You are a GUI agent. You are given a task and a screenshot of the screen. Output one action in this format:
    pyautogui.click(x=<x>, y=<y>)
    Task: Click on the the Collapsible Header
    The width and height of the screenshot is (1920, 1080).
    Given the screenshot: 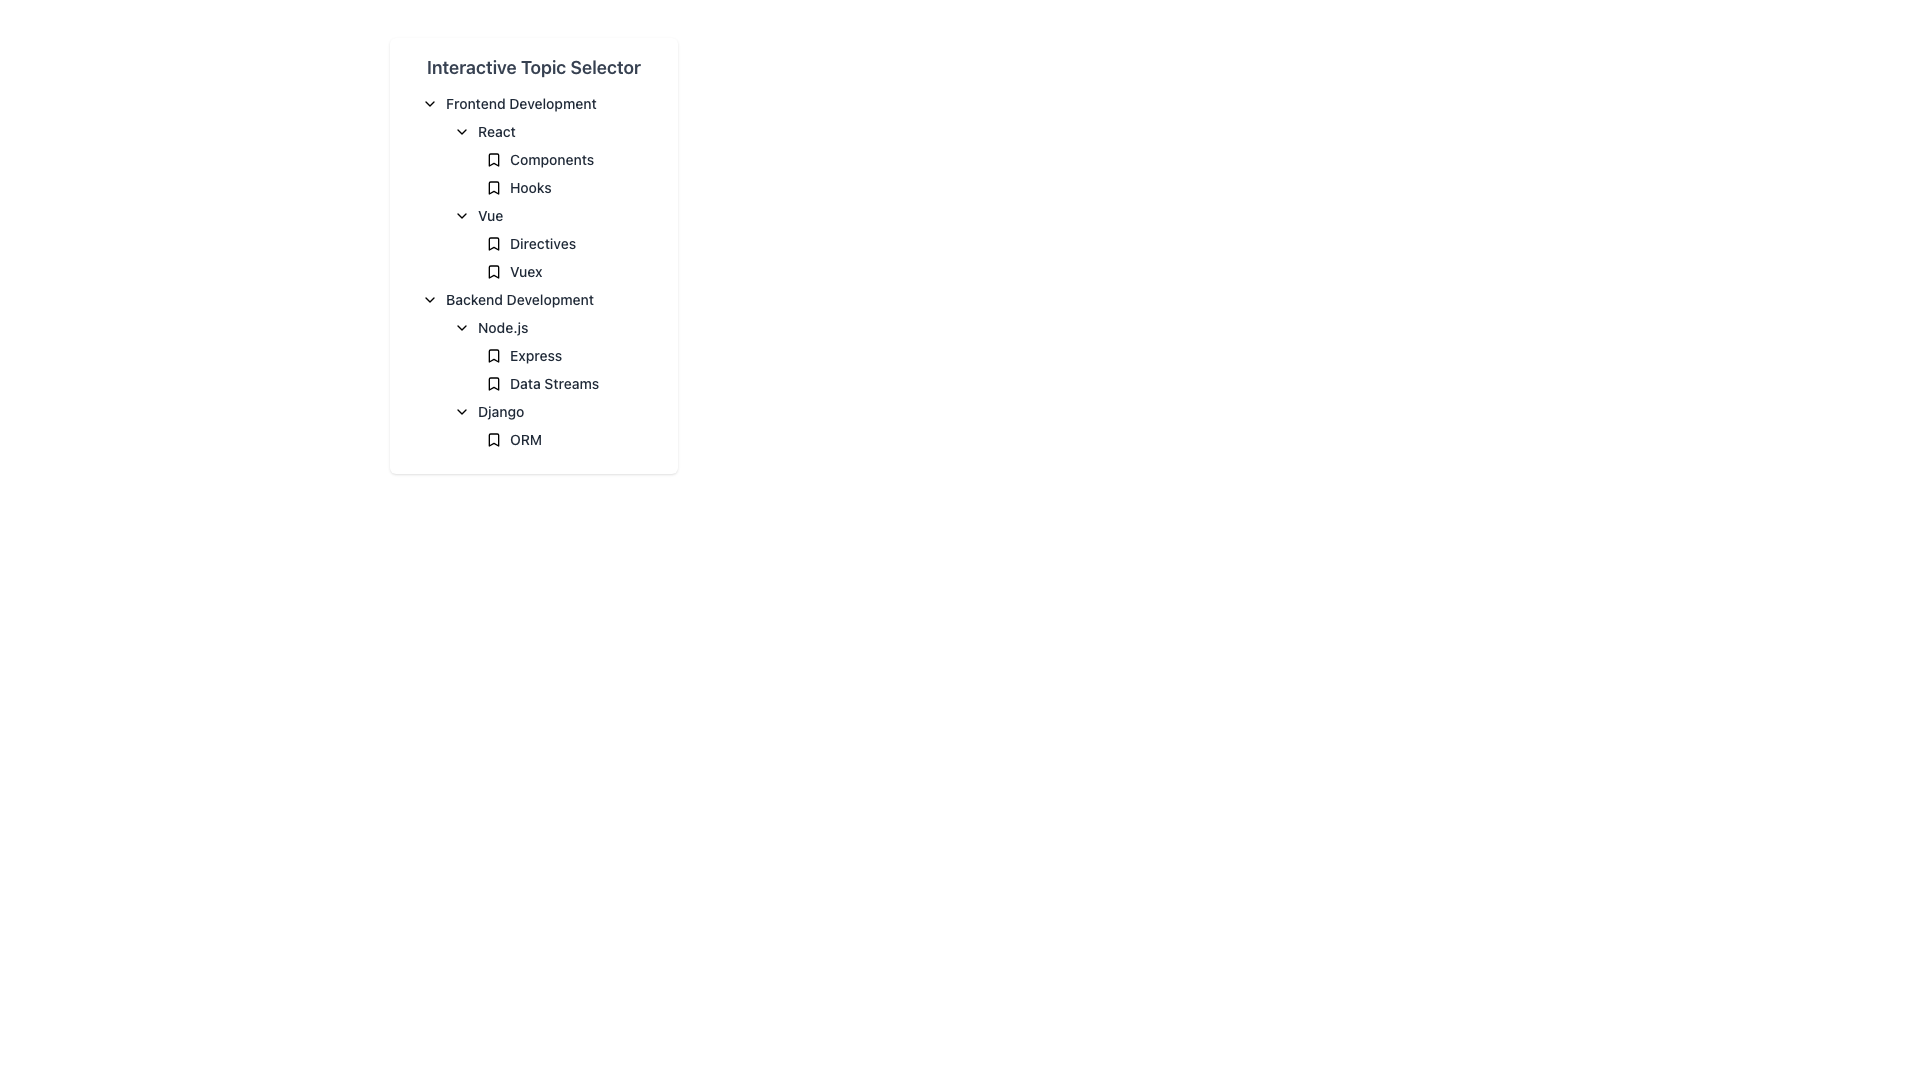 What is the action you would take?
    pyautogui.click(x=542, y=300)
    